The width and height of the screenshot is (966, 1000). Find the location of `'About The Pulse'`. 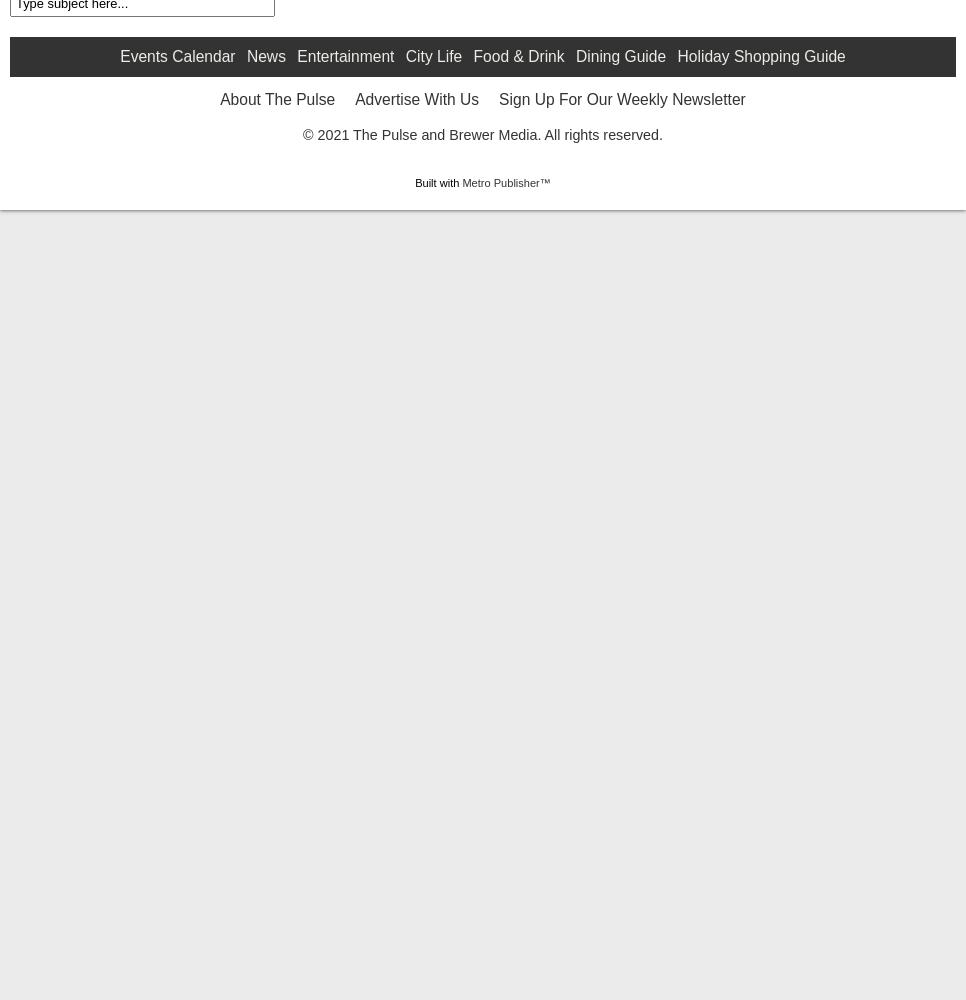

'About The Pulse' is located at coordinates (276, 257).